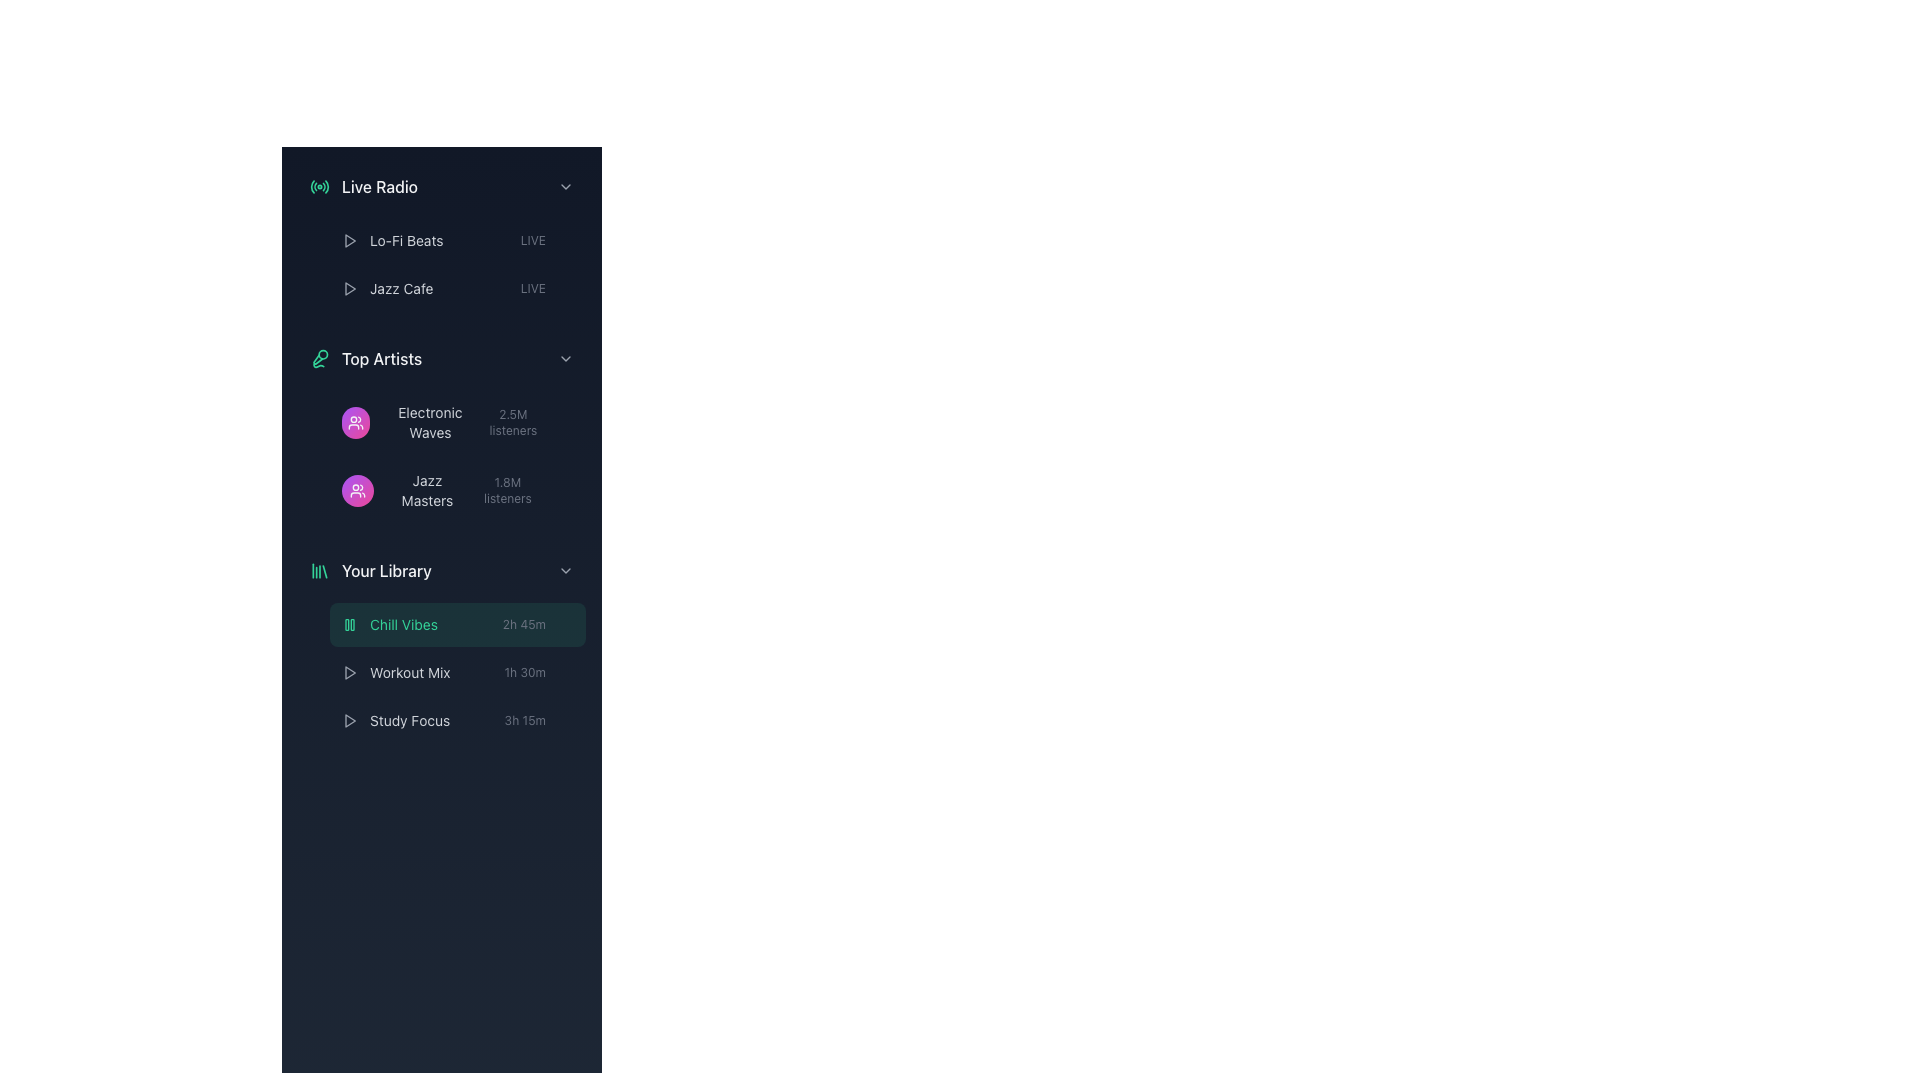  Describe the element at coordinates (440, 264) in the screenshot. I see `the ListItem containing 'Lo-Fi Beats' and 'Jazz Cafe' in the 'Live Radio' section for interaction` at that location.